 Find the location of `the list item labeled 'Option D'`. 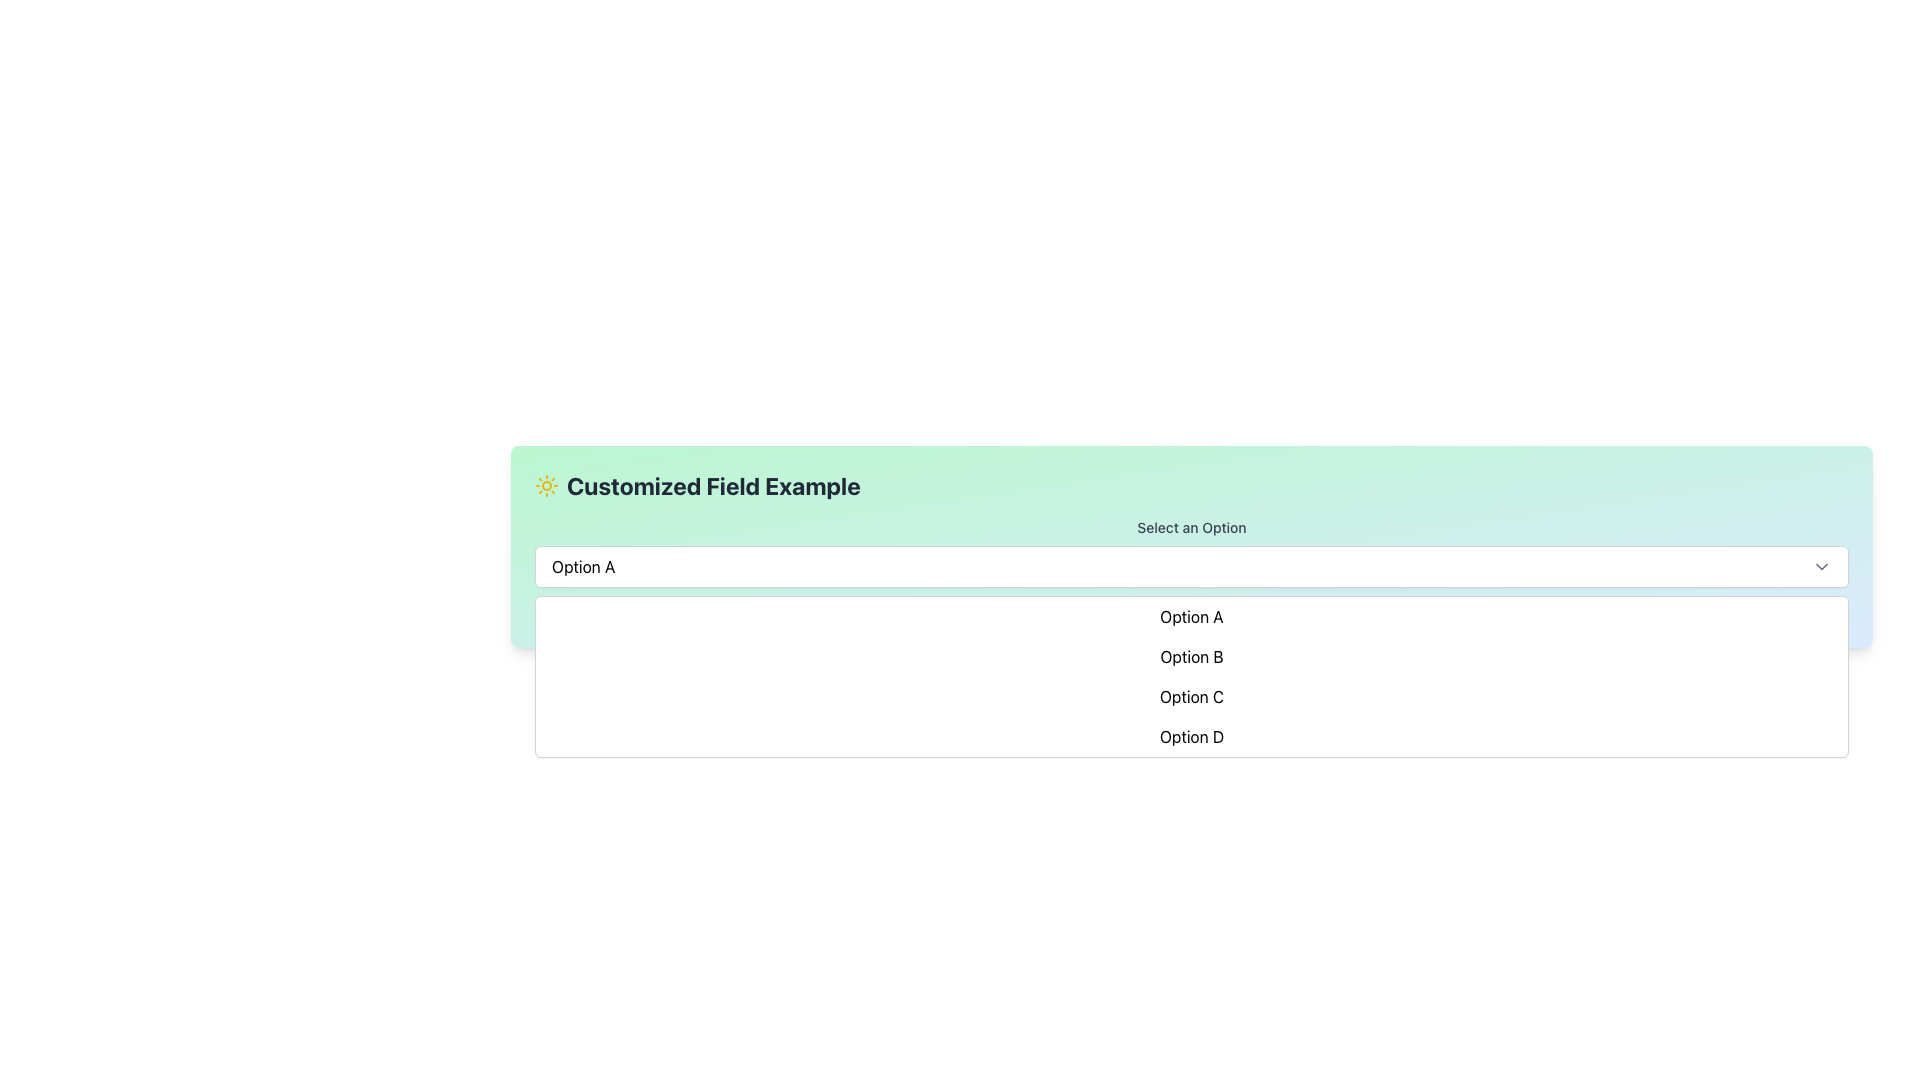

the list item labeled 'Option D' is located at coordinates (1191, 736).